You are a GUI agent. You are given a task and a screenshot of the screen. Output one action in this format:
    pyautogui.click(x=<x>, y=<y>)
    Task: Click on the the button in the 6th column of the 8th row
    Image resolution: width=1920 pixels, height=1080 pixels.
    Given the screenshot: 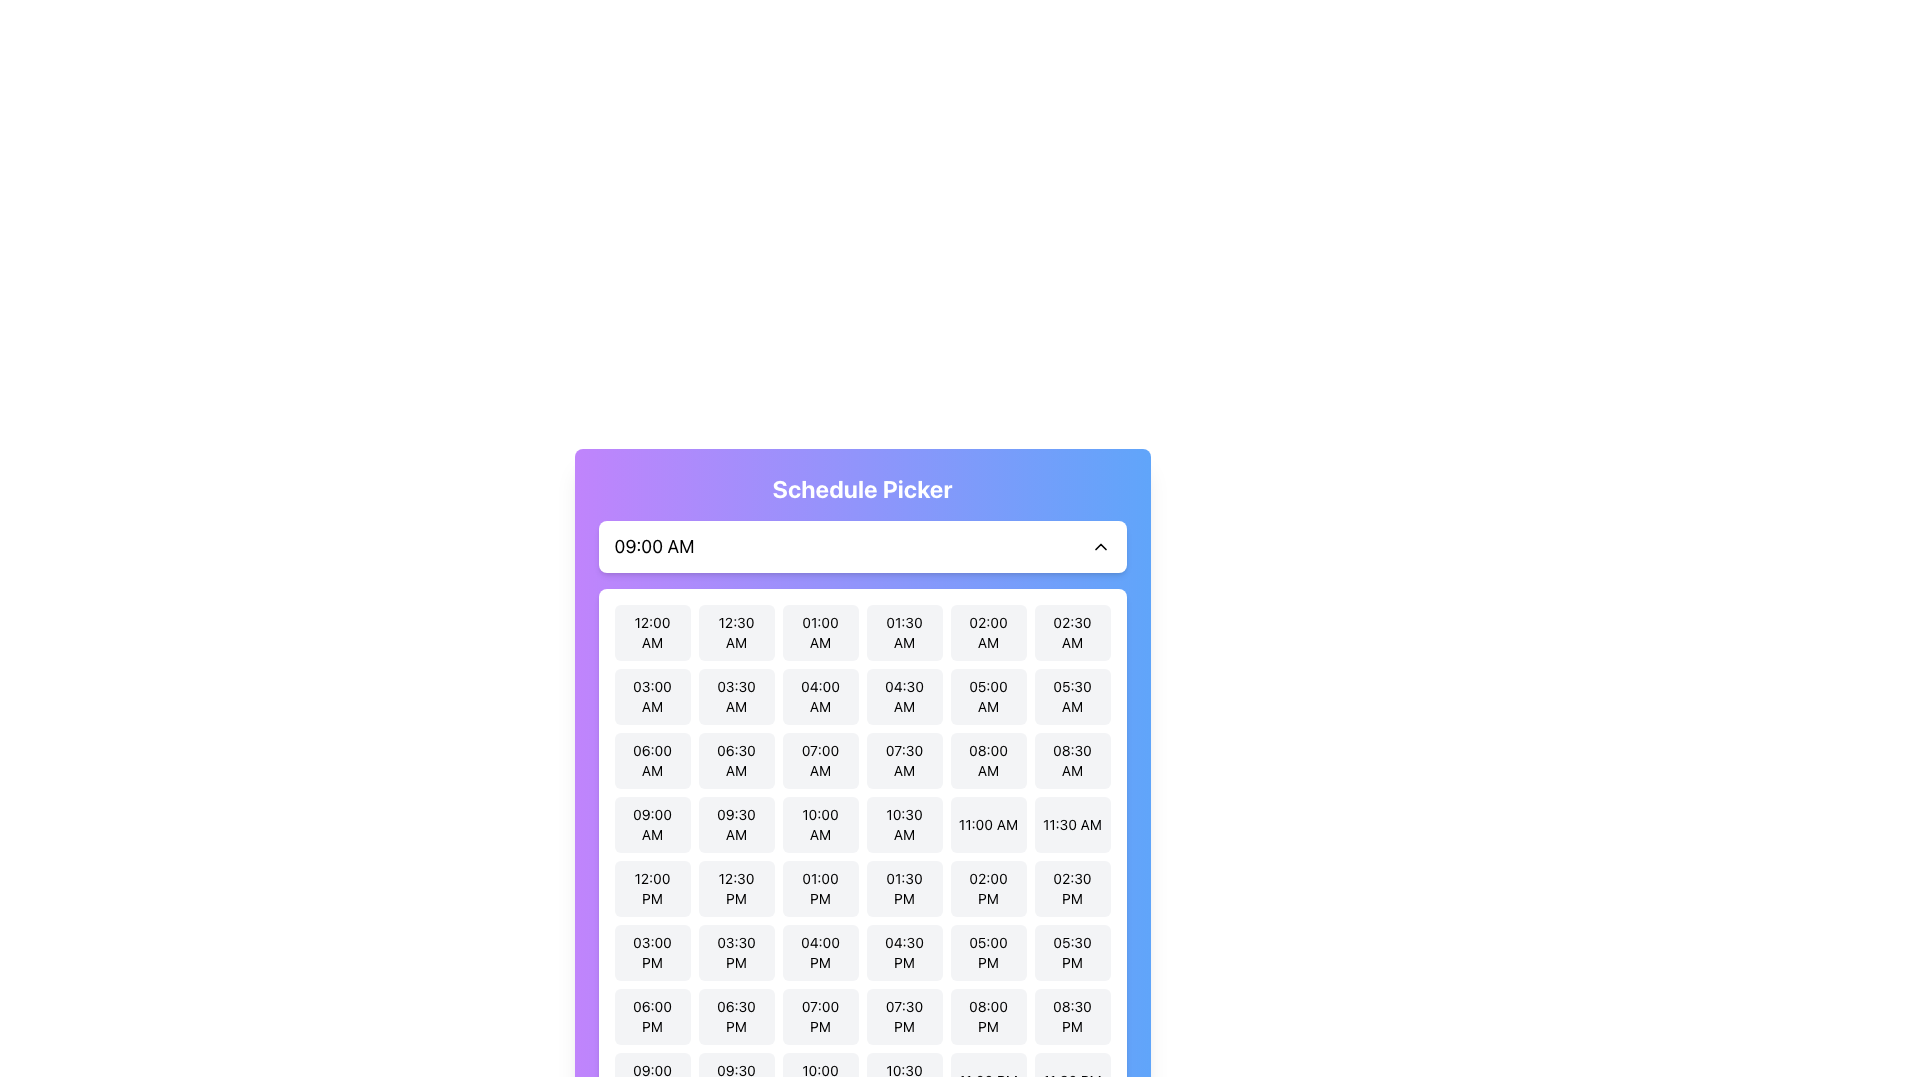 What is the action you would take?
    pyautogui.click(x=988, y=1017)
    